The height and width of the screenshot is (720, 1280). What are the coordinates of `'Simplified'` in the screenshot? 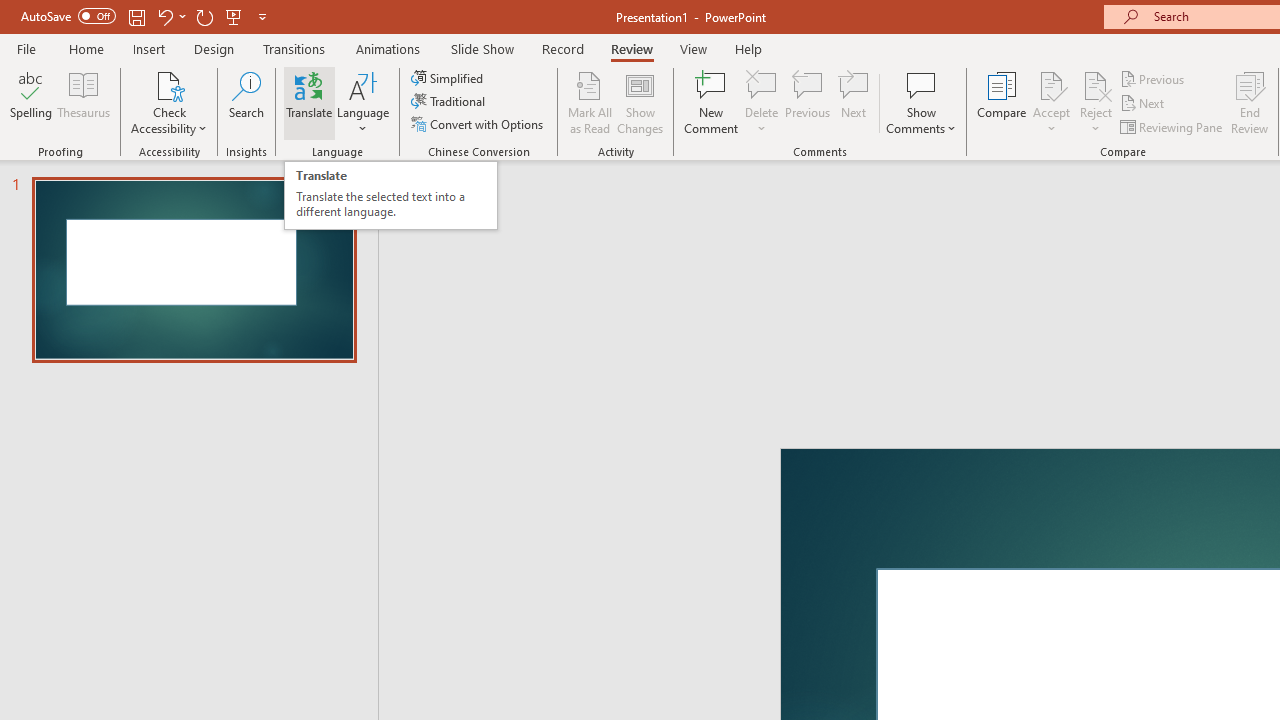 It's located at (448, 77).